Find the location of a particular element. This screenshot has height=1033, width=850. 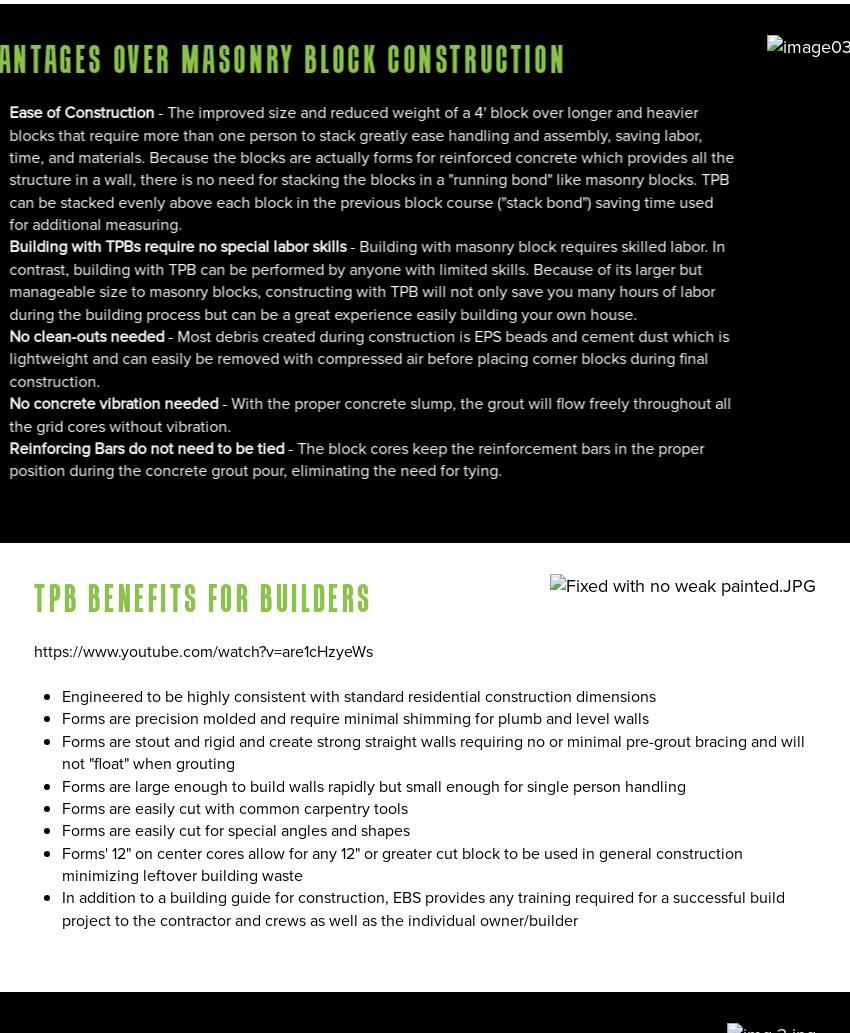

'https://www.youtube.com/watch?v=are1cHzyeWs' is located at coordinates (202, 650).